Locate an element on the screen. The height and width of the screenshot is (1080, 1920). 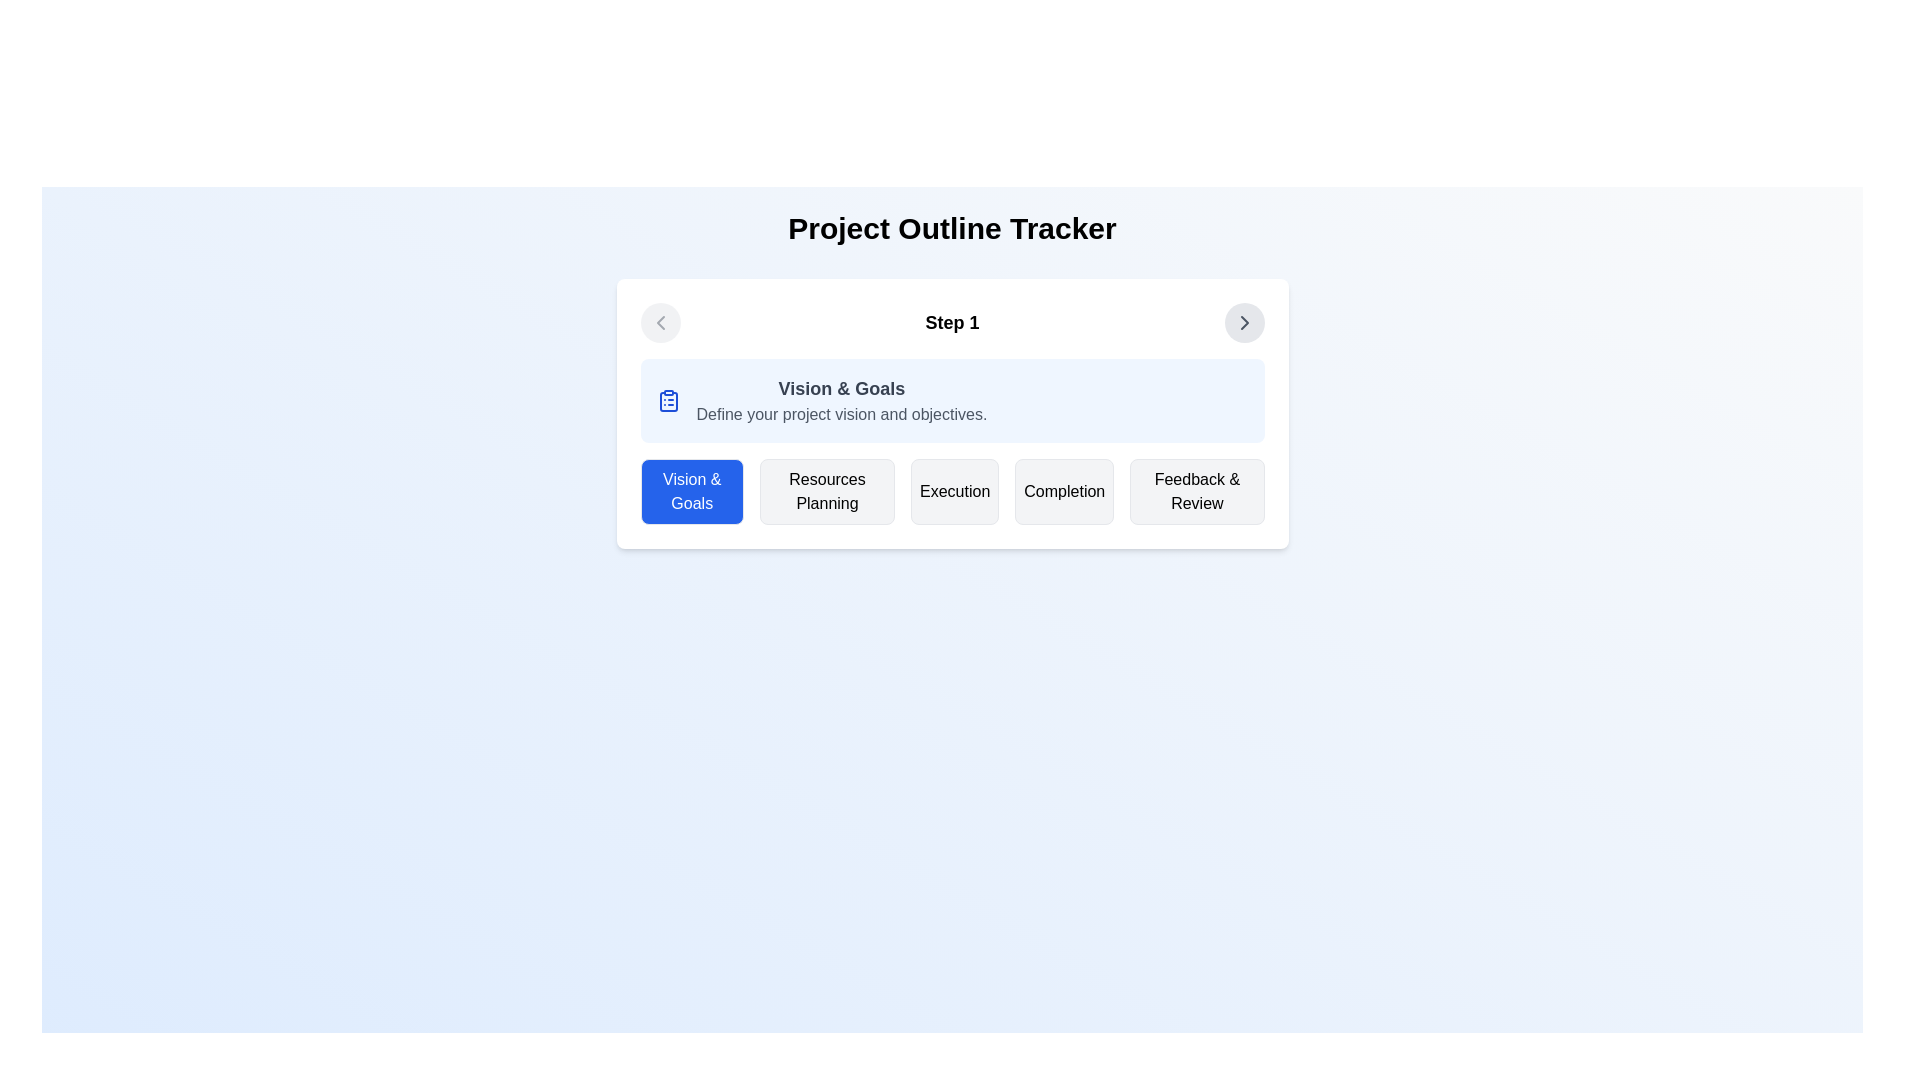
the 'Vision & Goals' button, which is a blue rectangular button with rounded corners and white text, located in the center part of the interface under the section 'Step 1' is located at coordinates (691, 492).